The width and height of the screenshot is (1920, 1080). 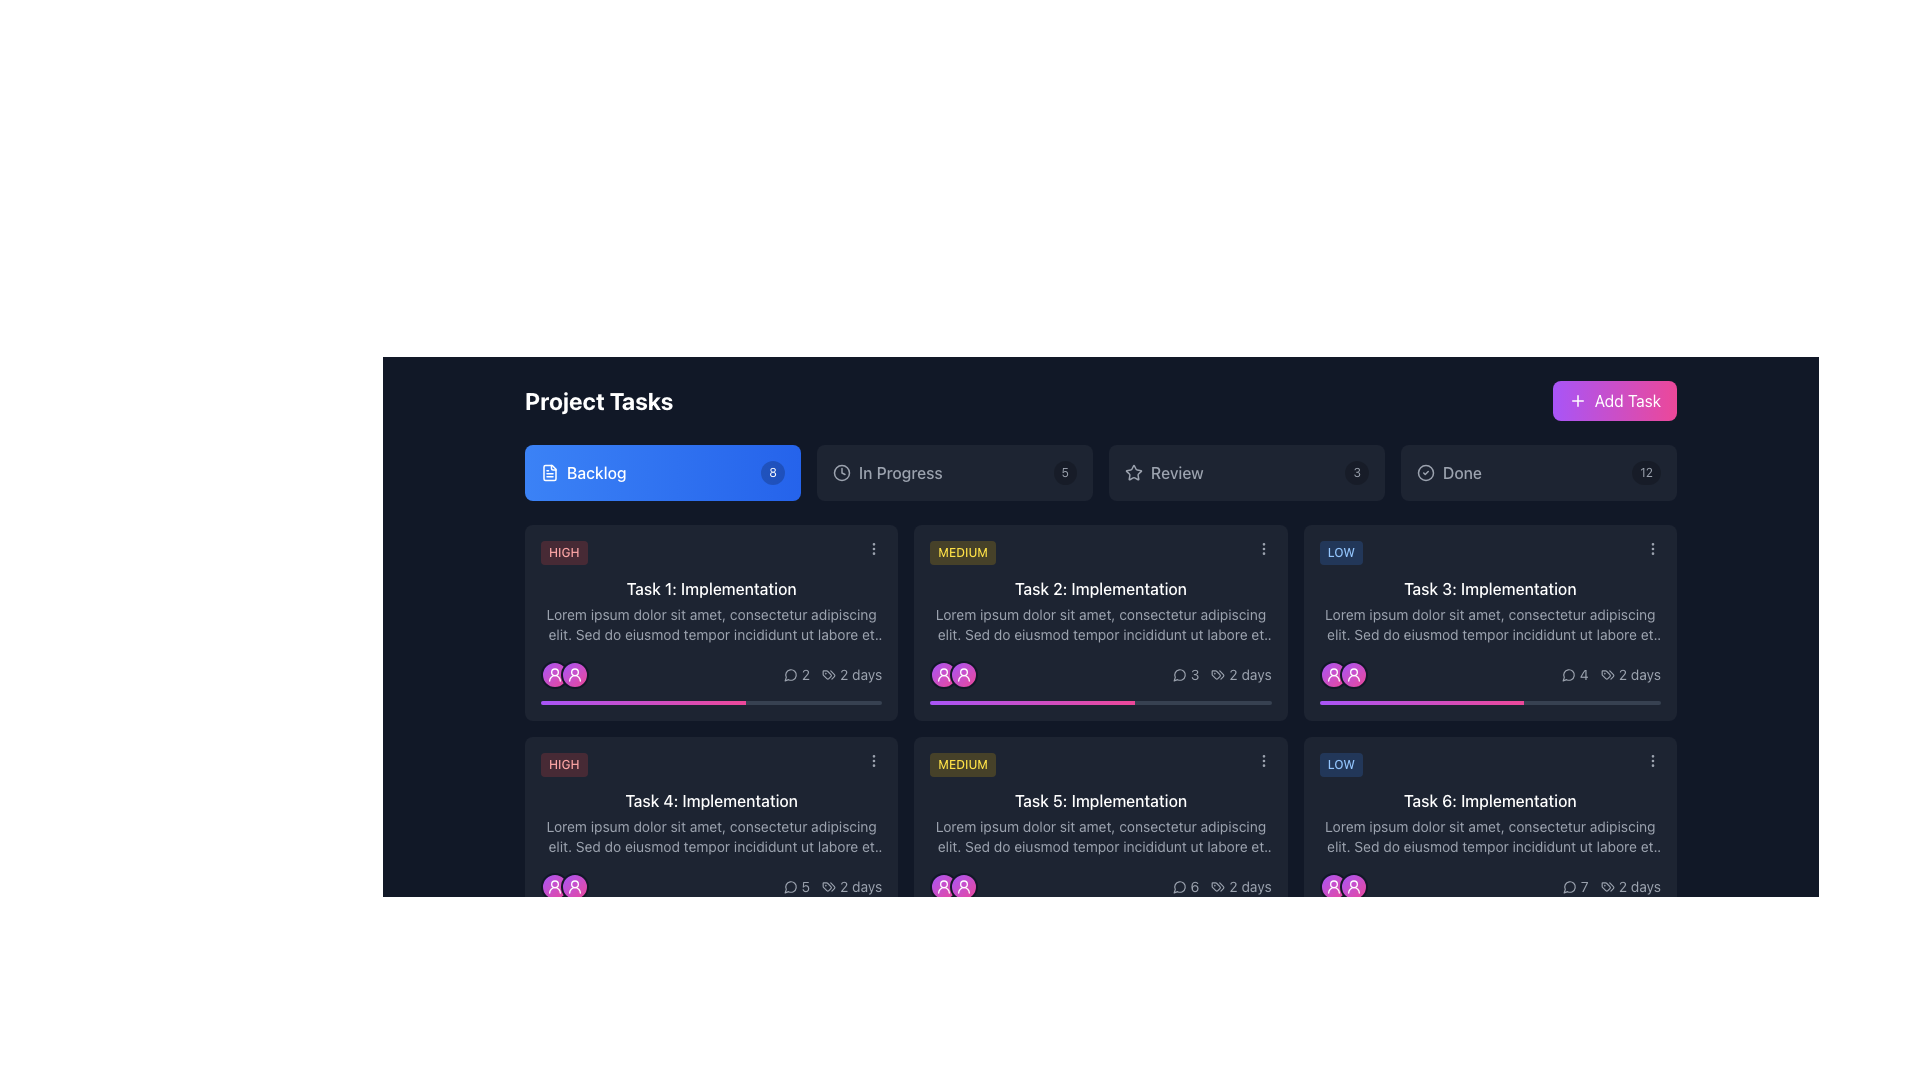 I want to click on the compact icon resembling two intersecting tags located to the left of the '2 days' text within the task card, so click(x=829, y=675).